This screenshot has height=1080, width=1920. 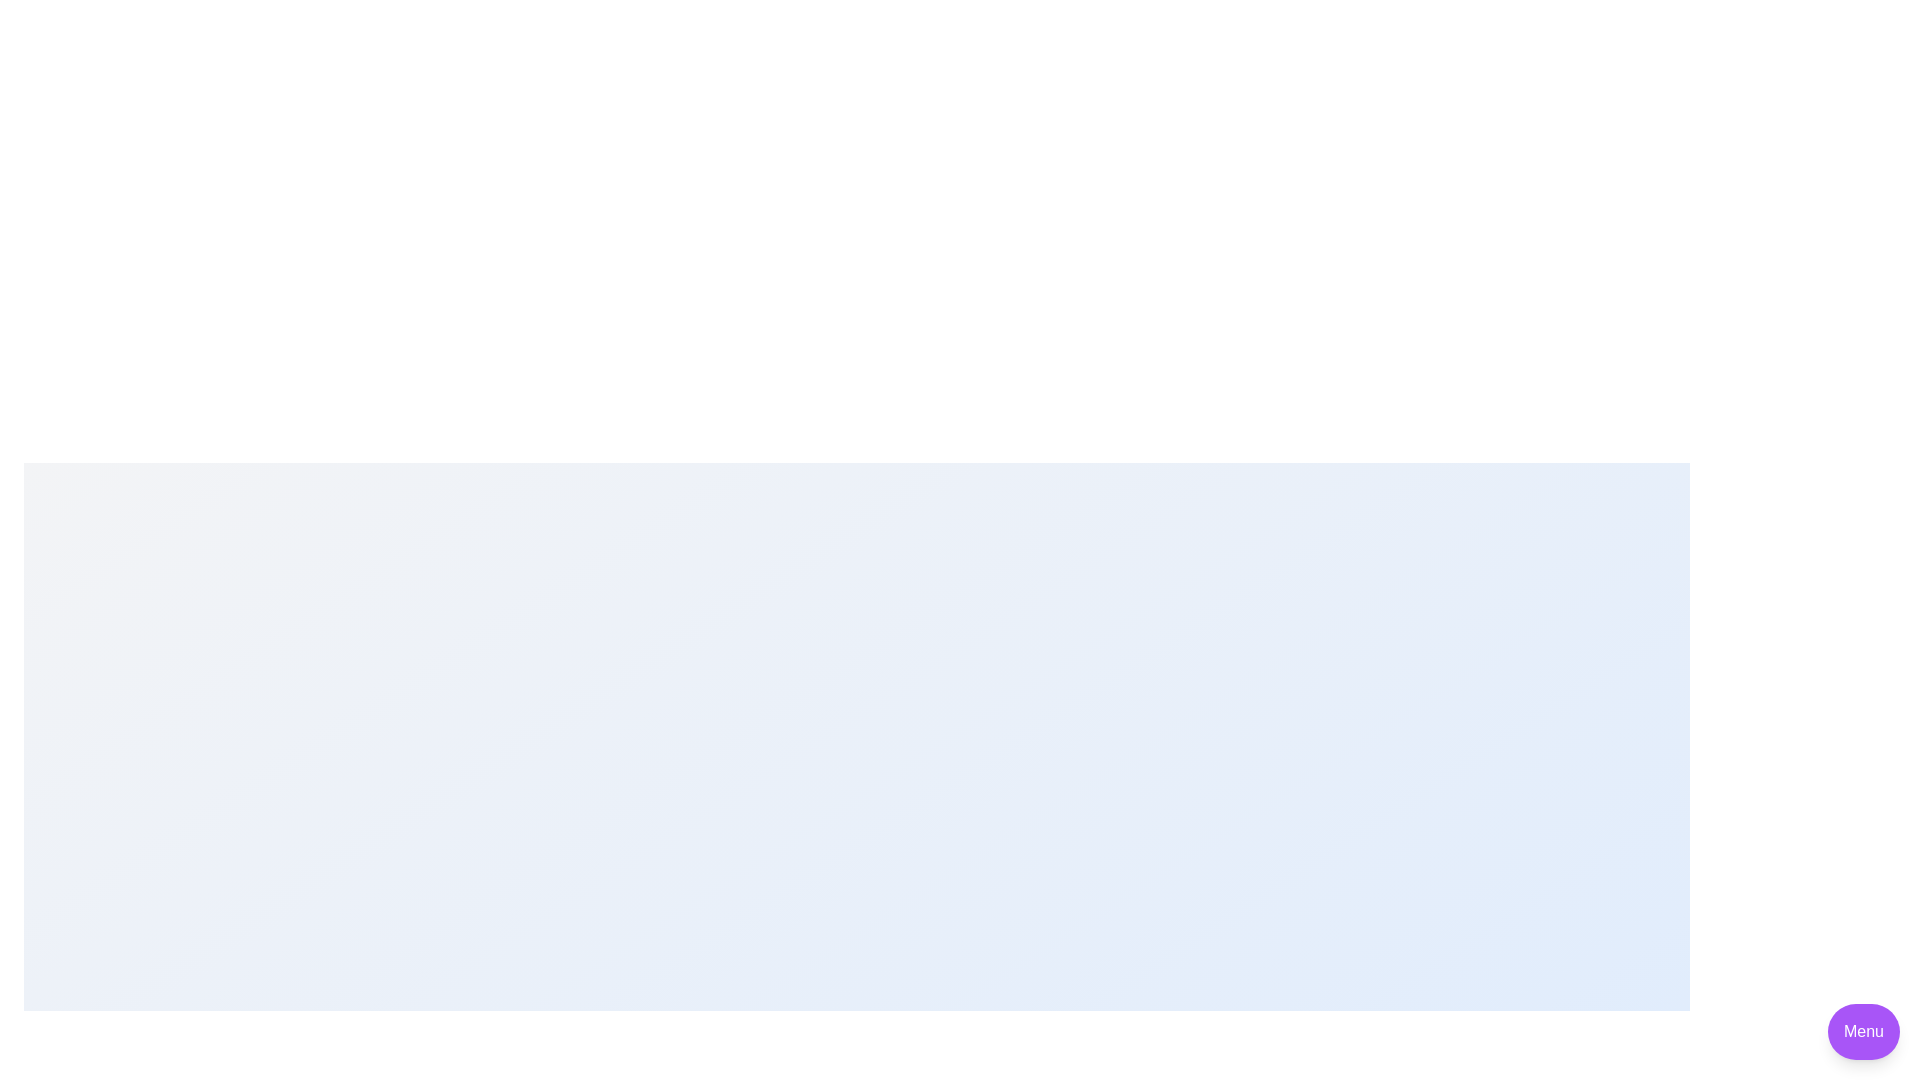 What do you see at coordinates (1862, 1032) in the screenshot?
I see `the 'Menu' button to toggle the visibility of the speed dial menu` at bounding box center [1862, 1032].